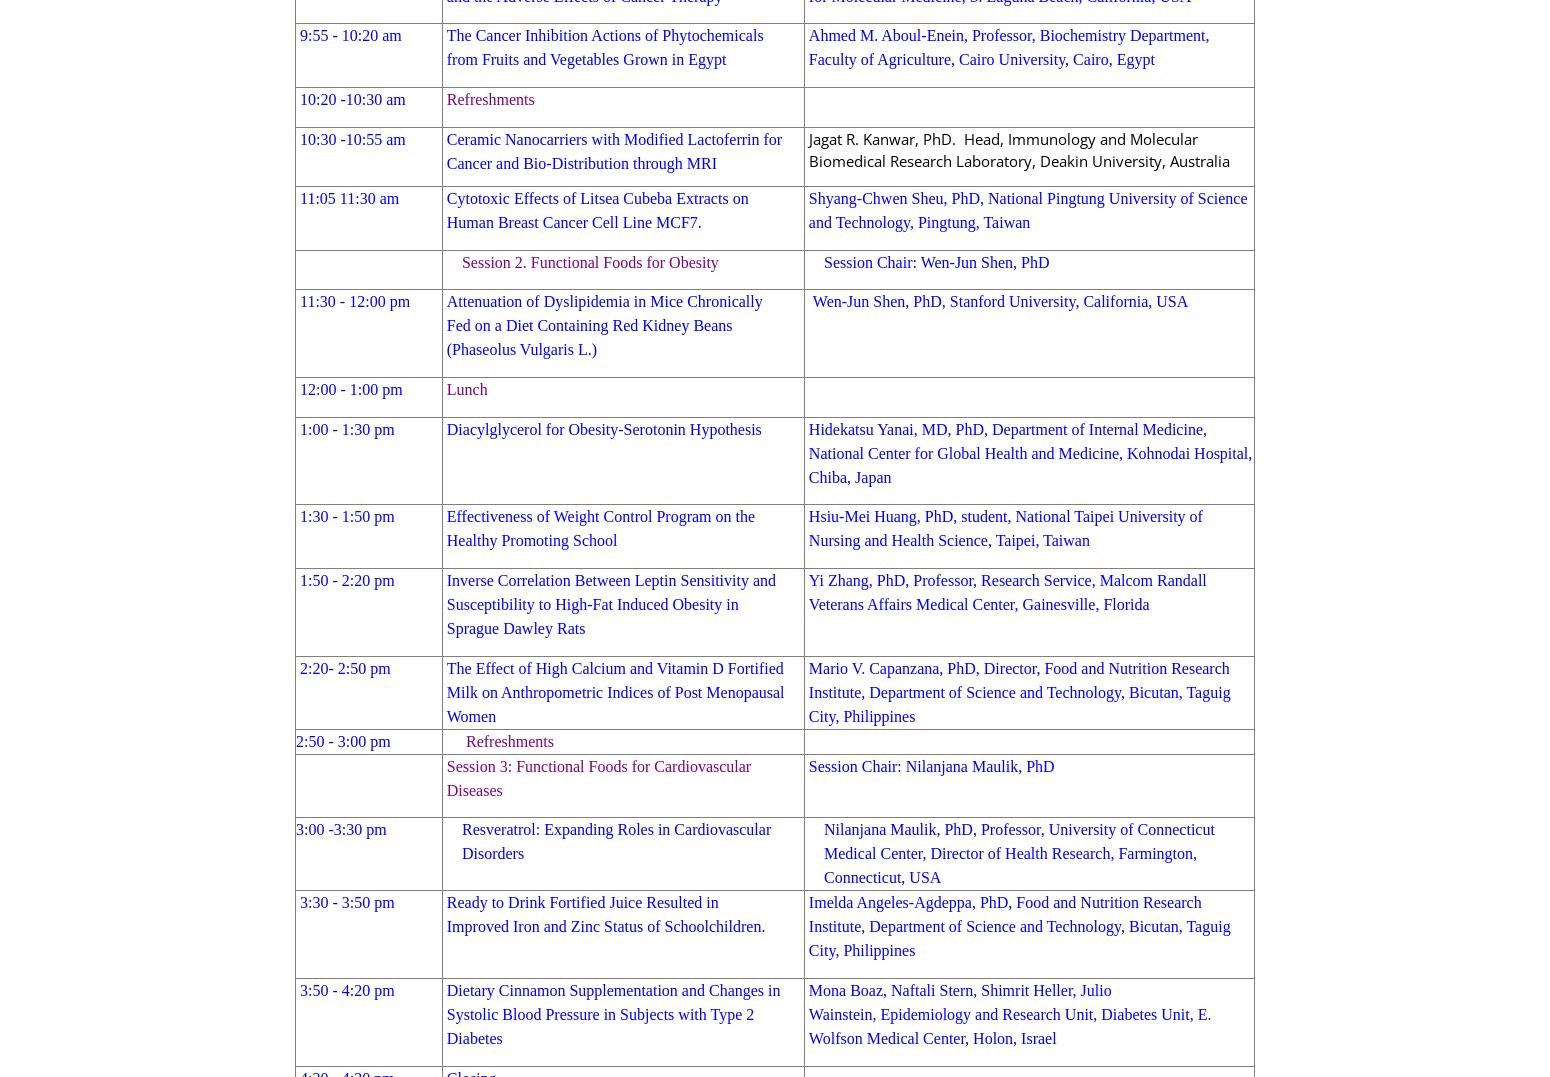 The height and width of the screenshot is (1077, 1550). Describe the element at coordinates (604, 325) in the screenshot. I see `'Attenuation of Dyslipidemia in Mice Chronically Fed on a Diet Containing Red Kidney Beans (Phaseolus Vulgaris L.)'` at that location.